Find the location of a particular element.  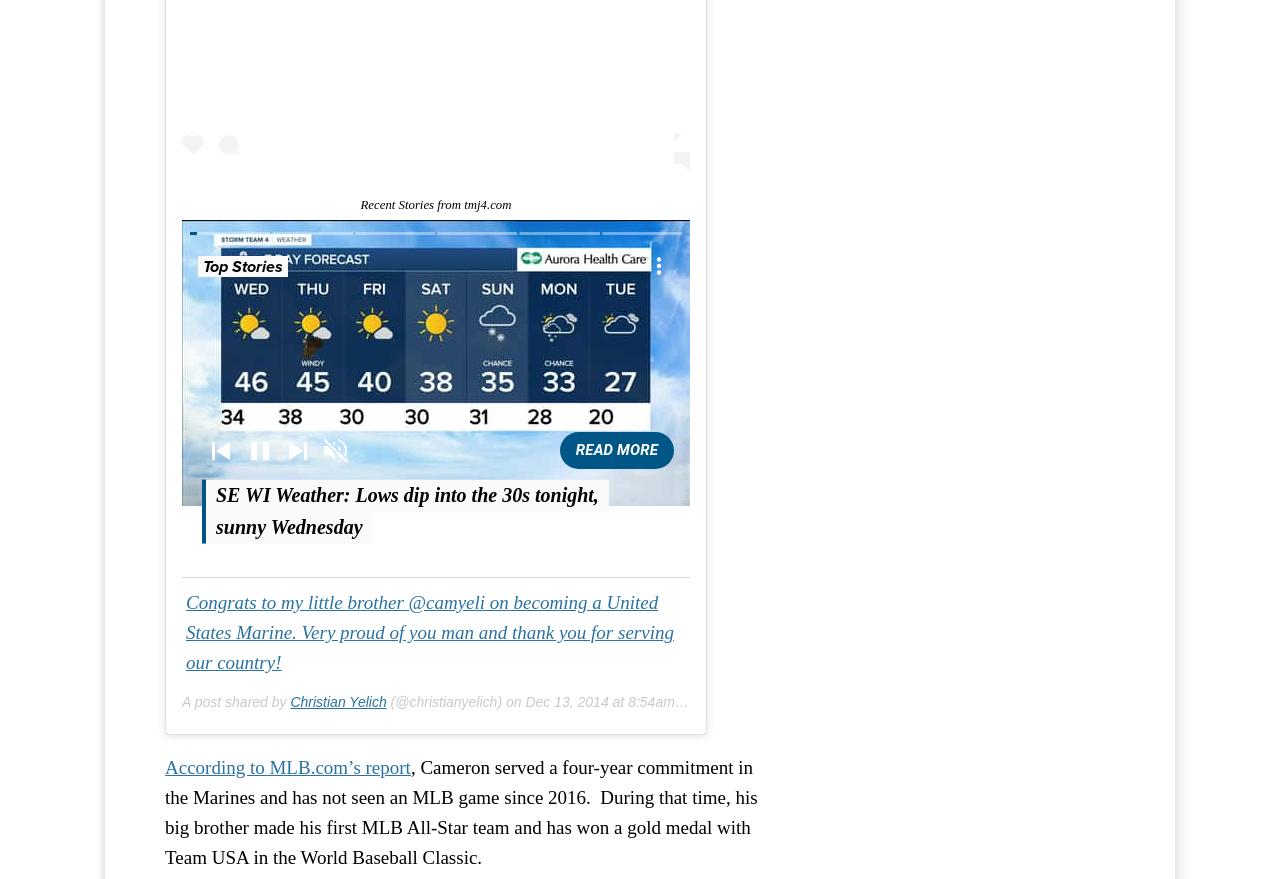

'(@christianyelich) on' is located at coordinates (454, 701).